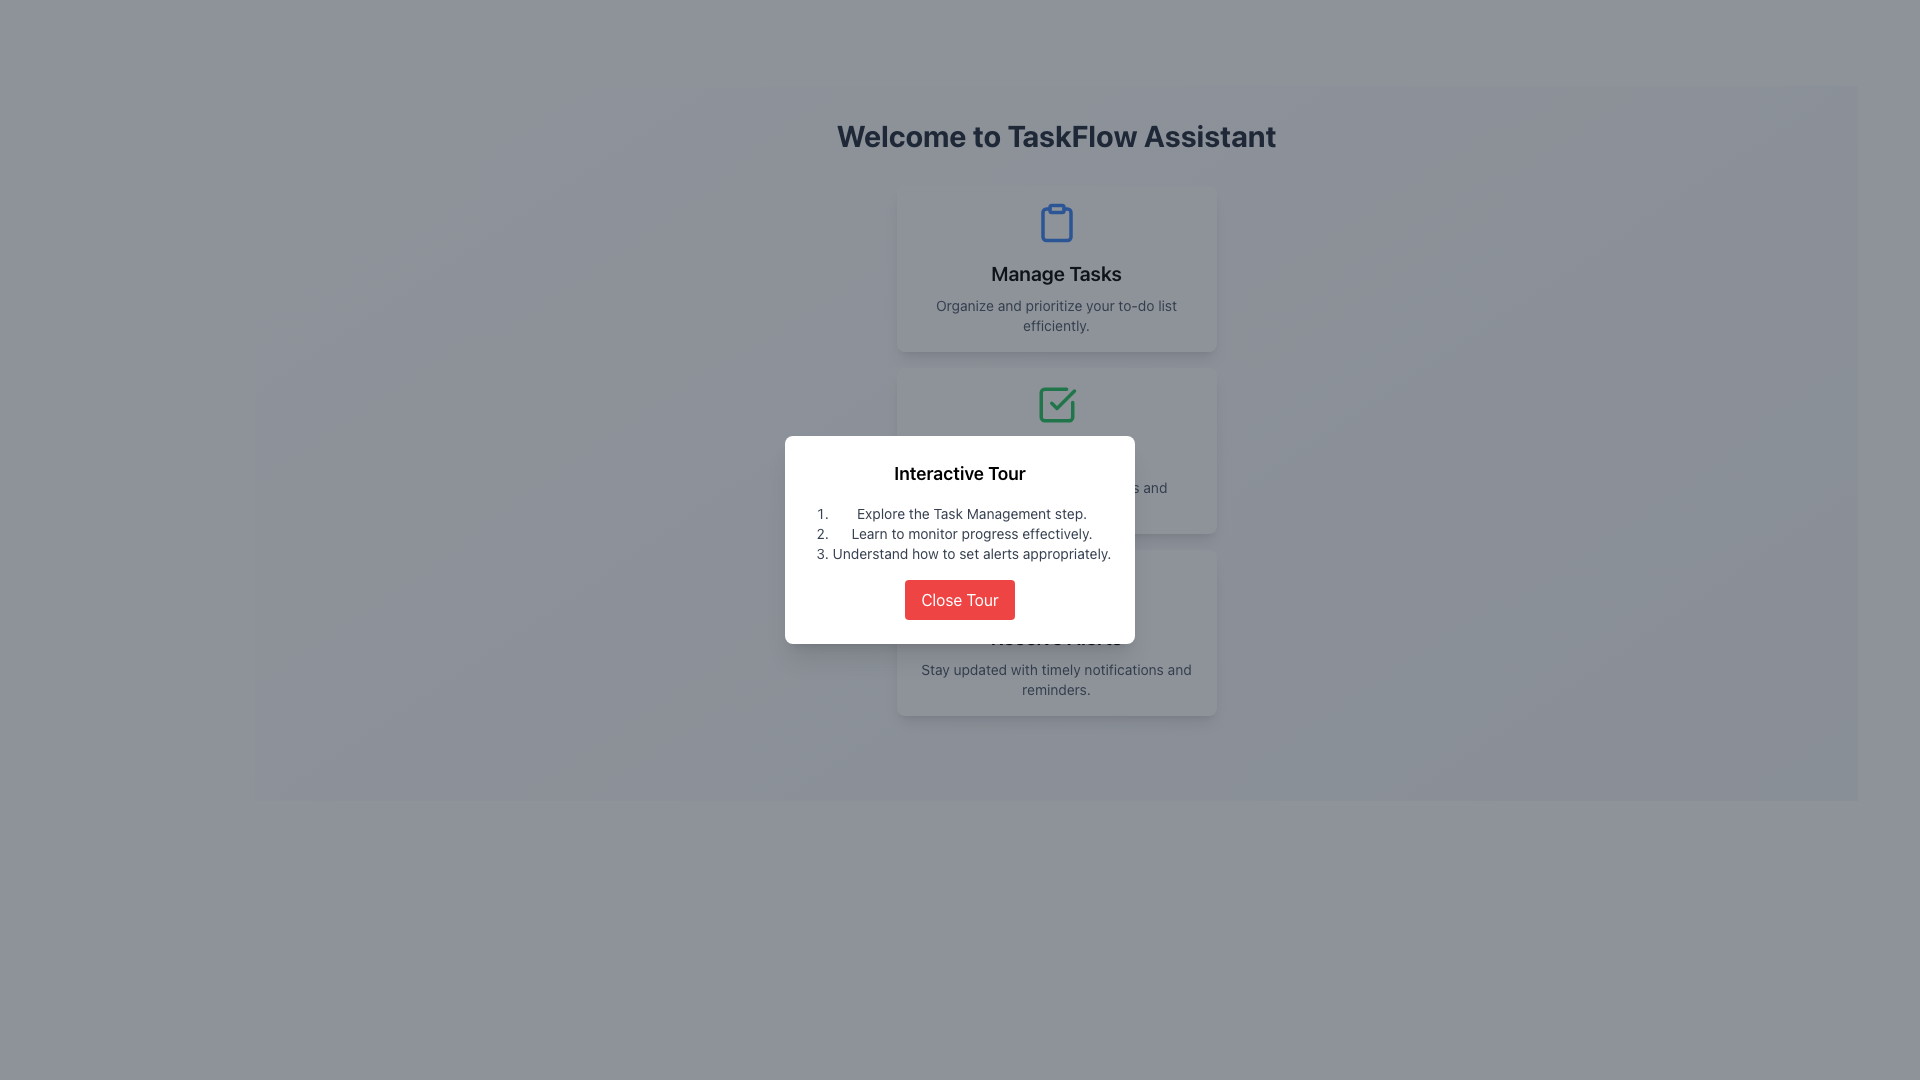  Describe the element at coordinates (971, 554) in the screenshot. I see `the third item in the ordered list with class name 'list-decimal ml-6 mb-4 text-sm text-gray-700' within the 'Interactive Tour' modal window` at that location.